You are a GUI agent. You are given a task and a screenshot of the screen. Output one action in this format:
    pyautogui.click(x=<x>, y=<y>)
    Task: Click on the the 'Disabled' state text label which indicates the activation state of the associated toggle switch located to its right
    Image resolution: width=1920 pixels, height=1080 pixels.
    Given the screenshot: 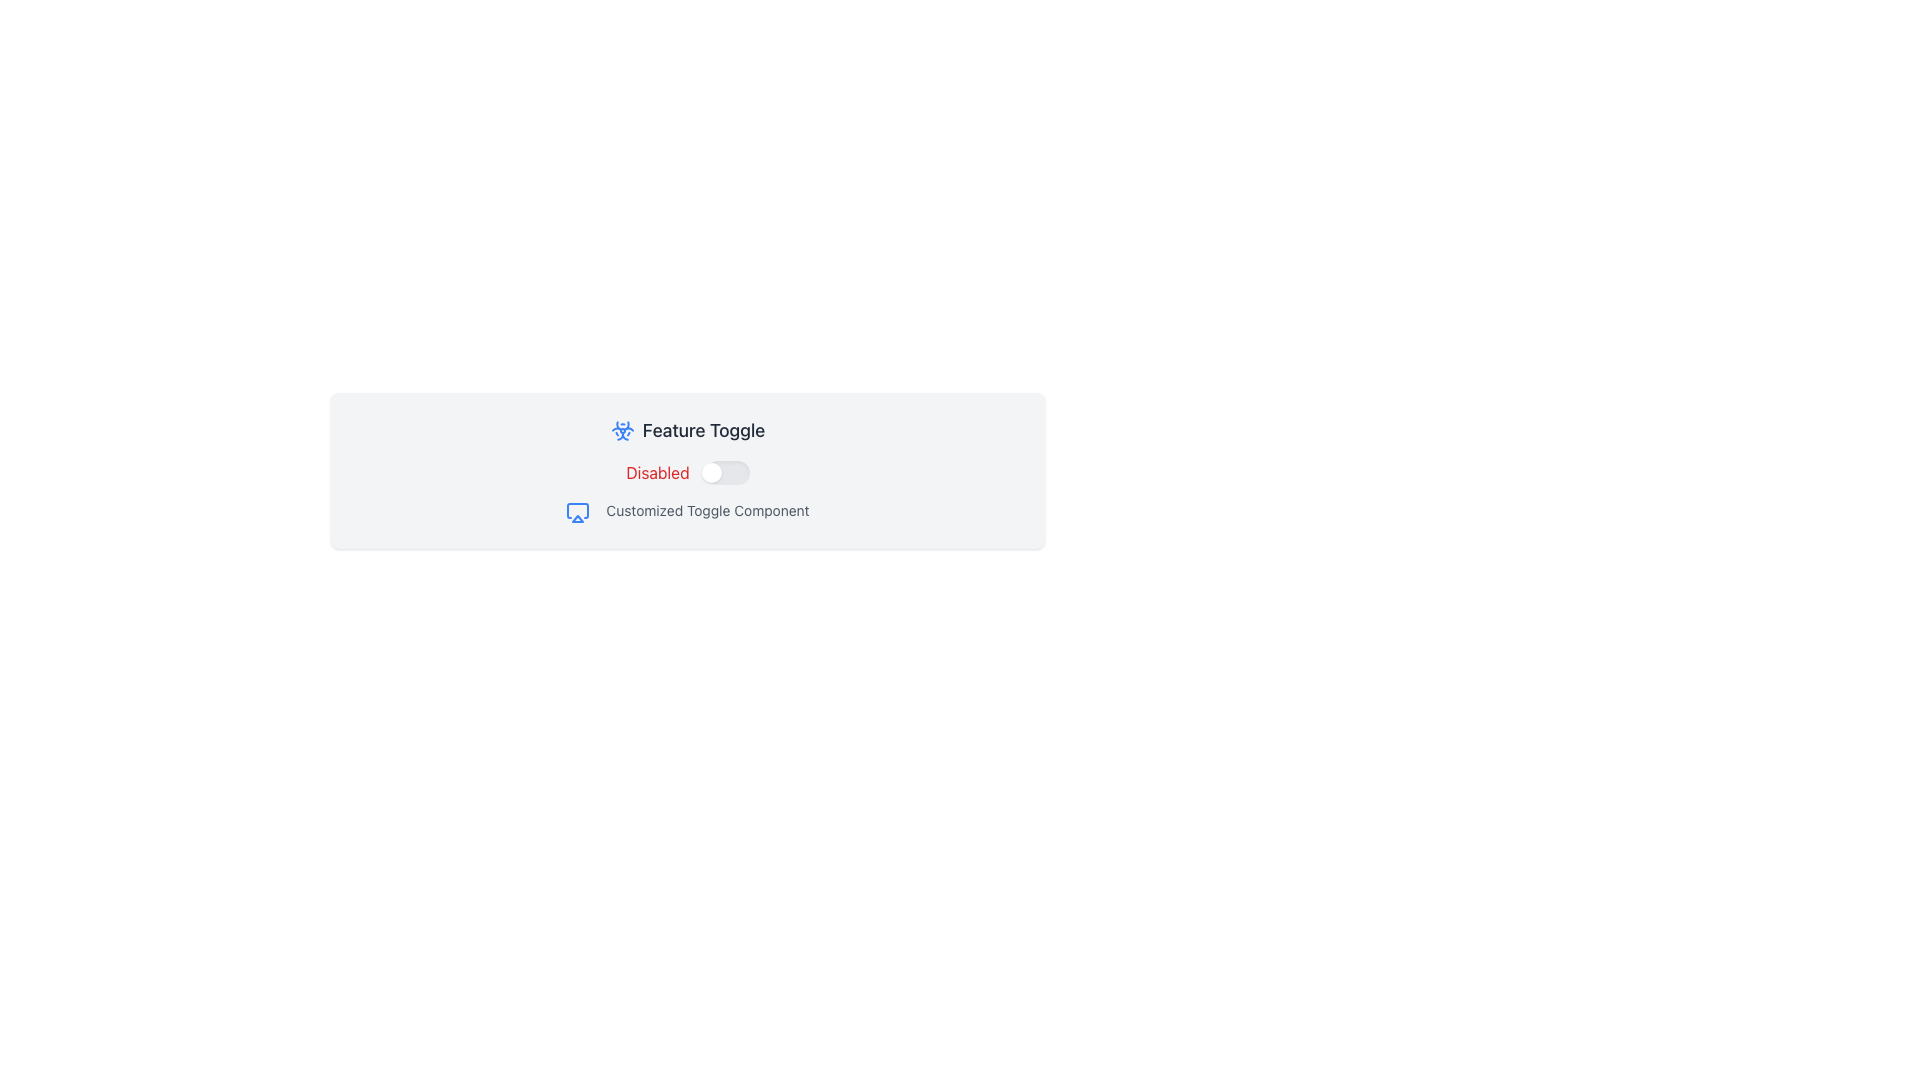 What is the action you would take?
    pyautogui.click(x=657, y=473)
    